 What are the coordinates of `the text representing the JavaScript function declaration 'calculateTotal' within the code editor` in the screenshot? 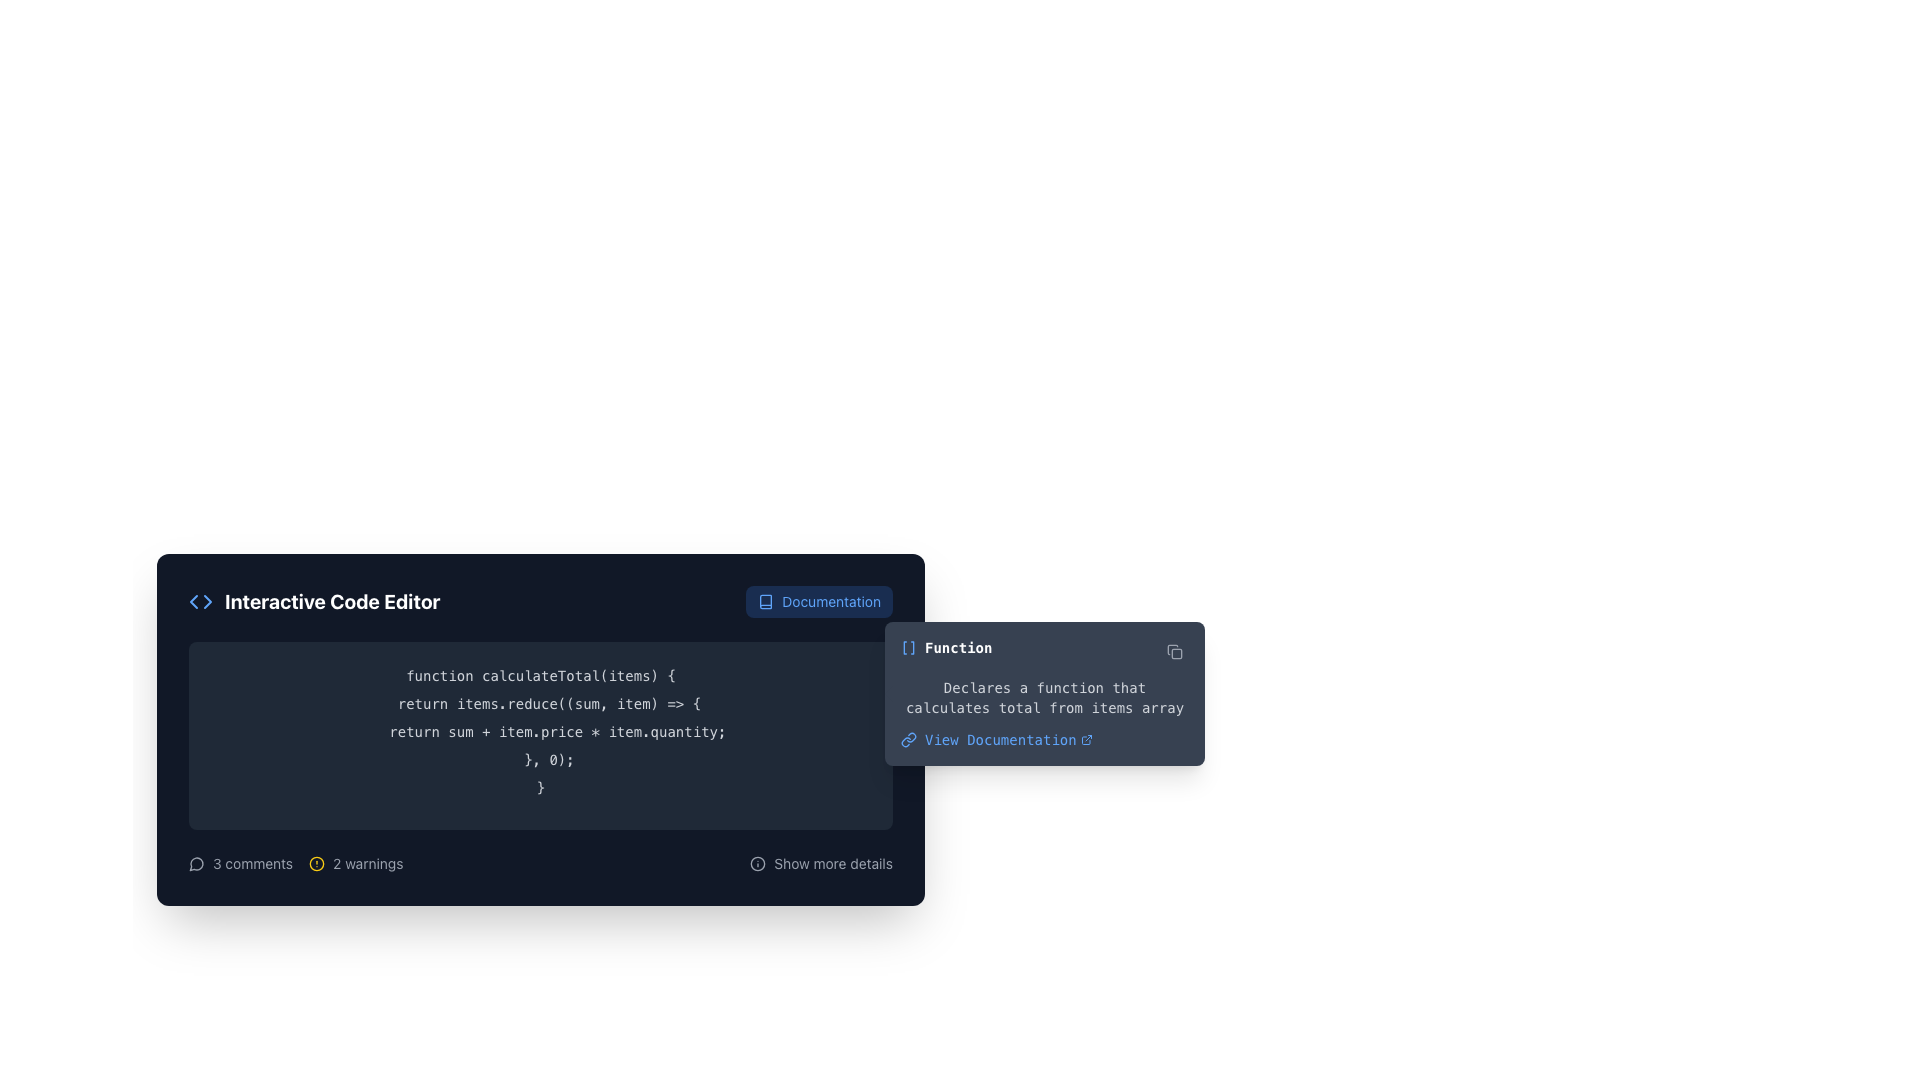 It's located at (541, 675).